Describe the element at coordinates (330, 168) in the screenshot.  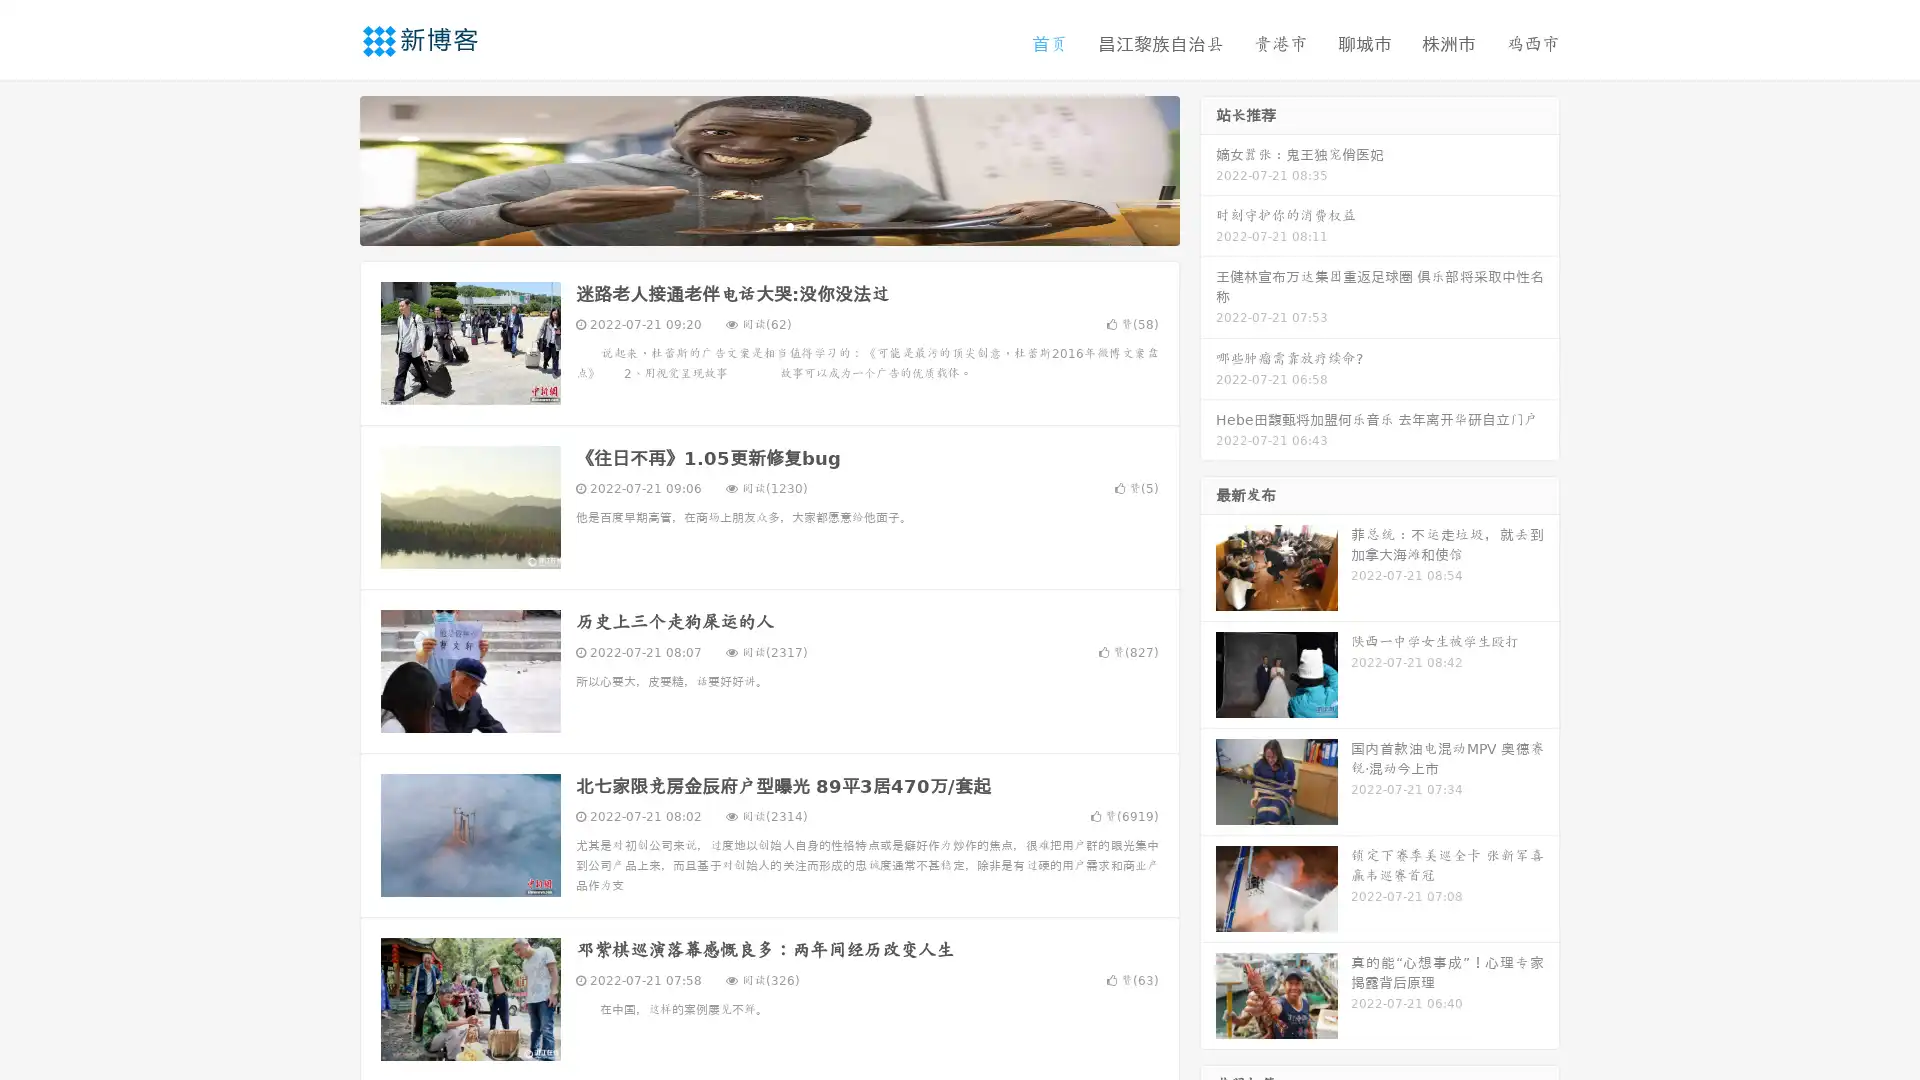
I see `Previous slide` at that location.